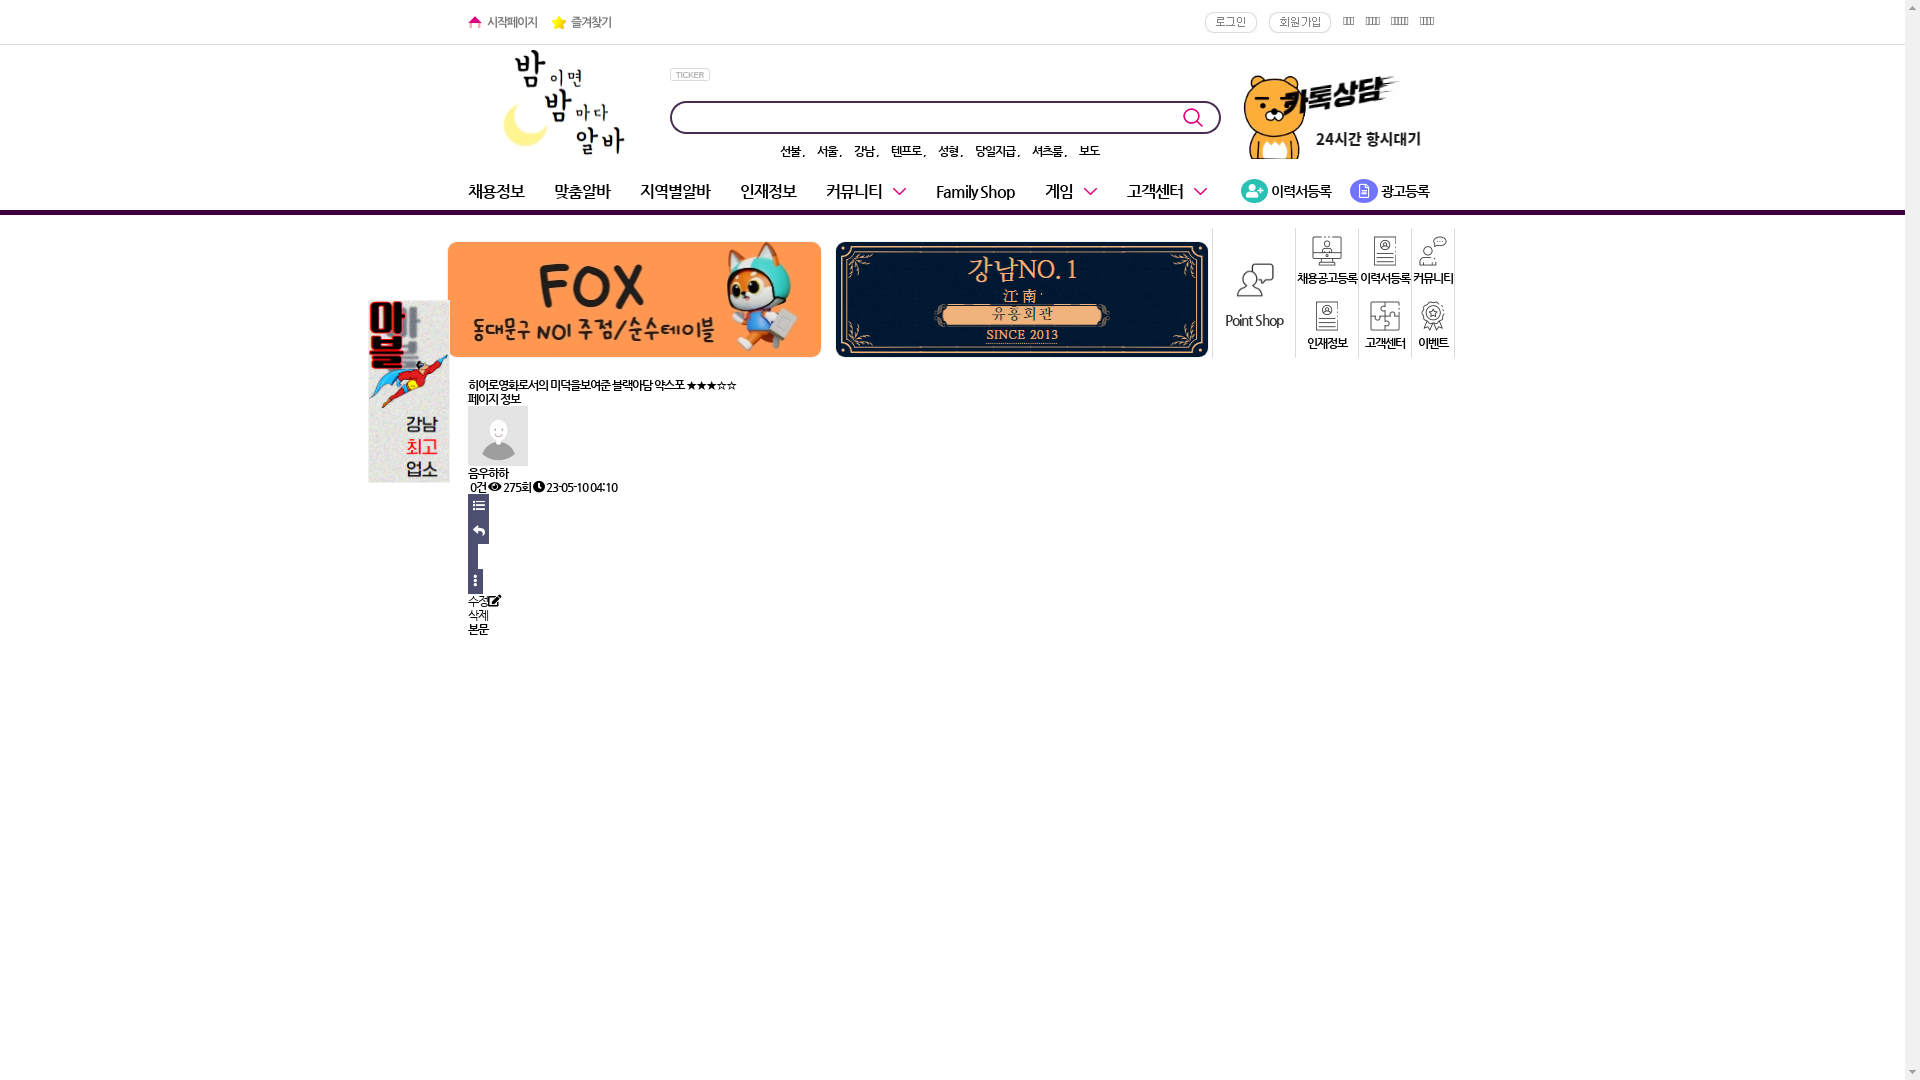 The width and height of the screenshot is (1920, 1080). What do you see at coordinates (1213, 292) in the screenshot?
I see `'Point Shop'` at bounding box center [1213, 292].